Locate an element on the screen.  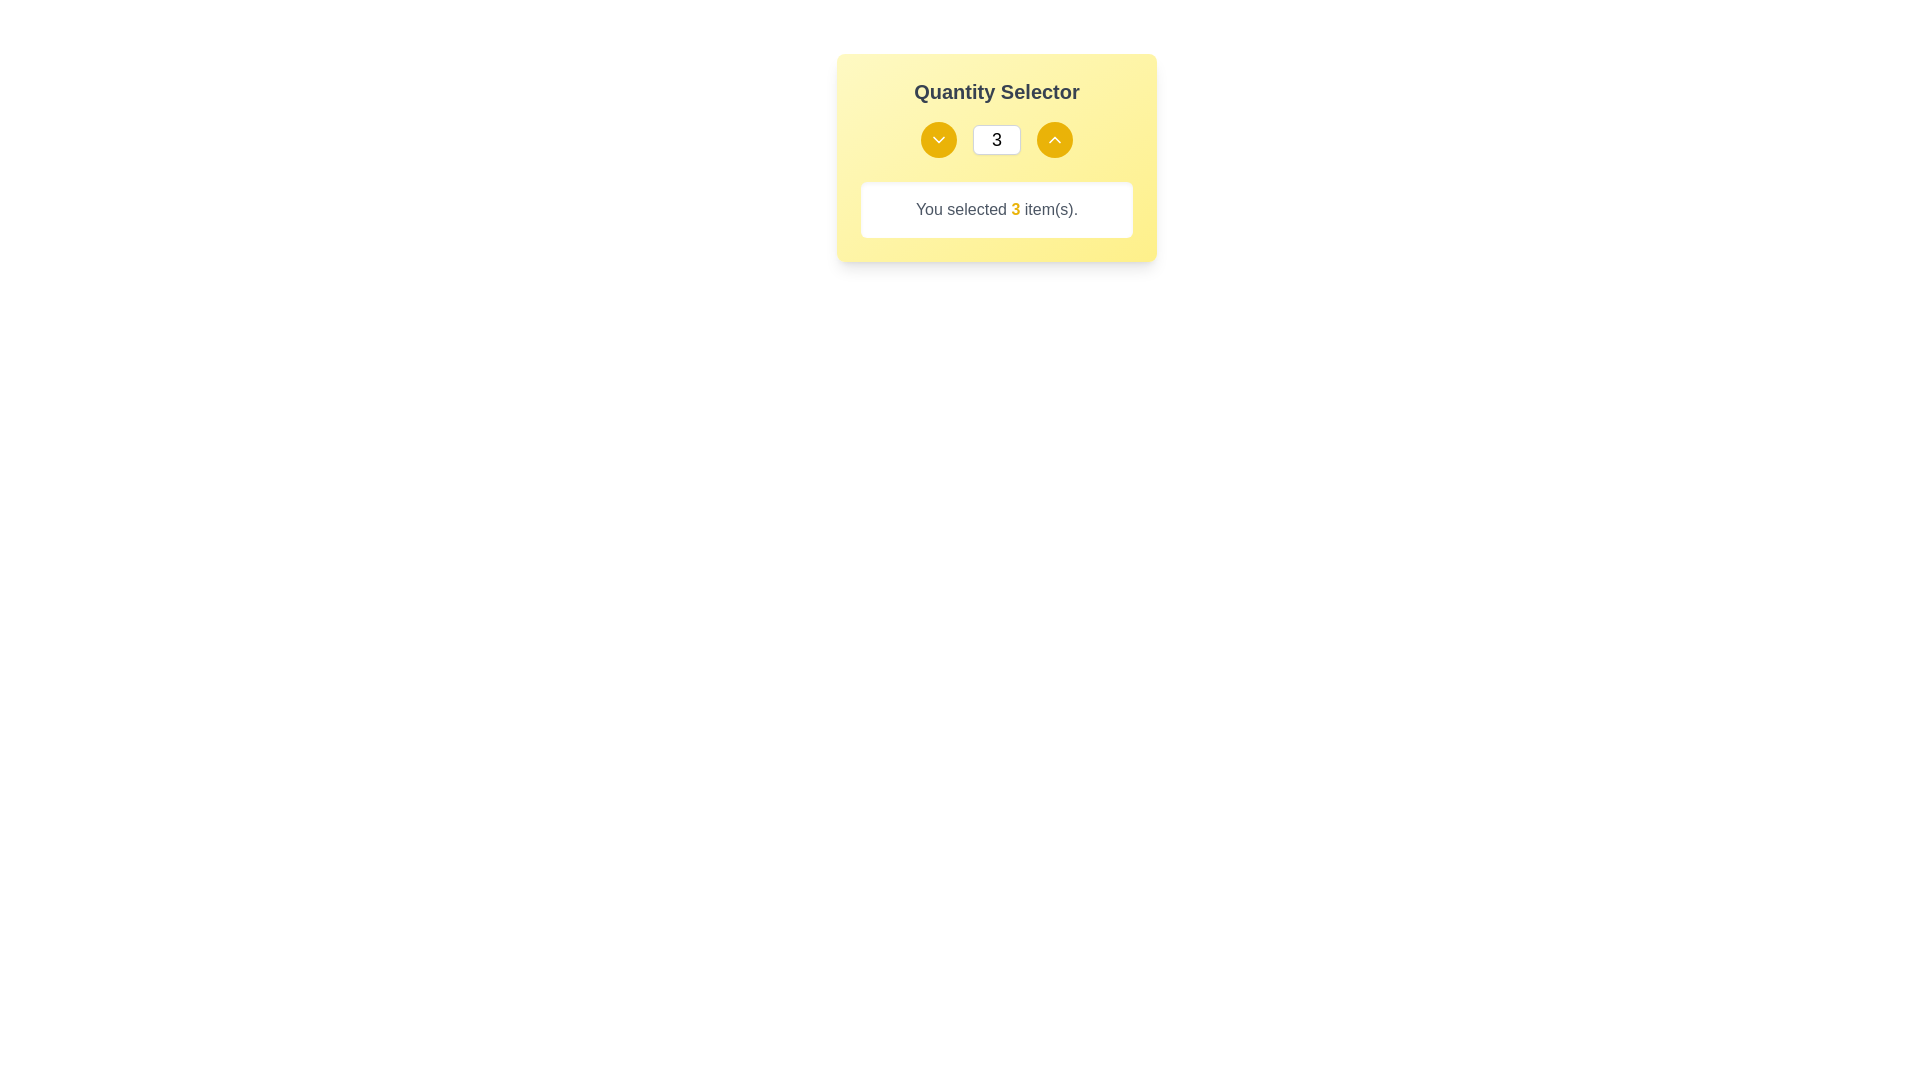
the Static text indicator that displays the current selection quantity, located at the bottom of the yellow gradient box titled 'Quantity Selector' is located at coordinates (997, 209).